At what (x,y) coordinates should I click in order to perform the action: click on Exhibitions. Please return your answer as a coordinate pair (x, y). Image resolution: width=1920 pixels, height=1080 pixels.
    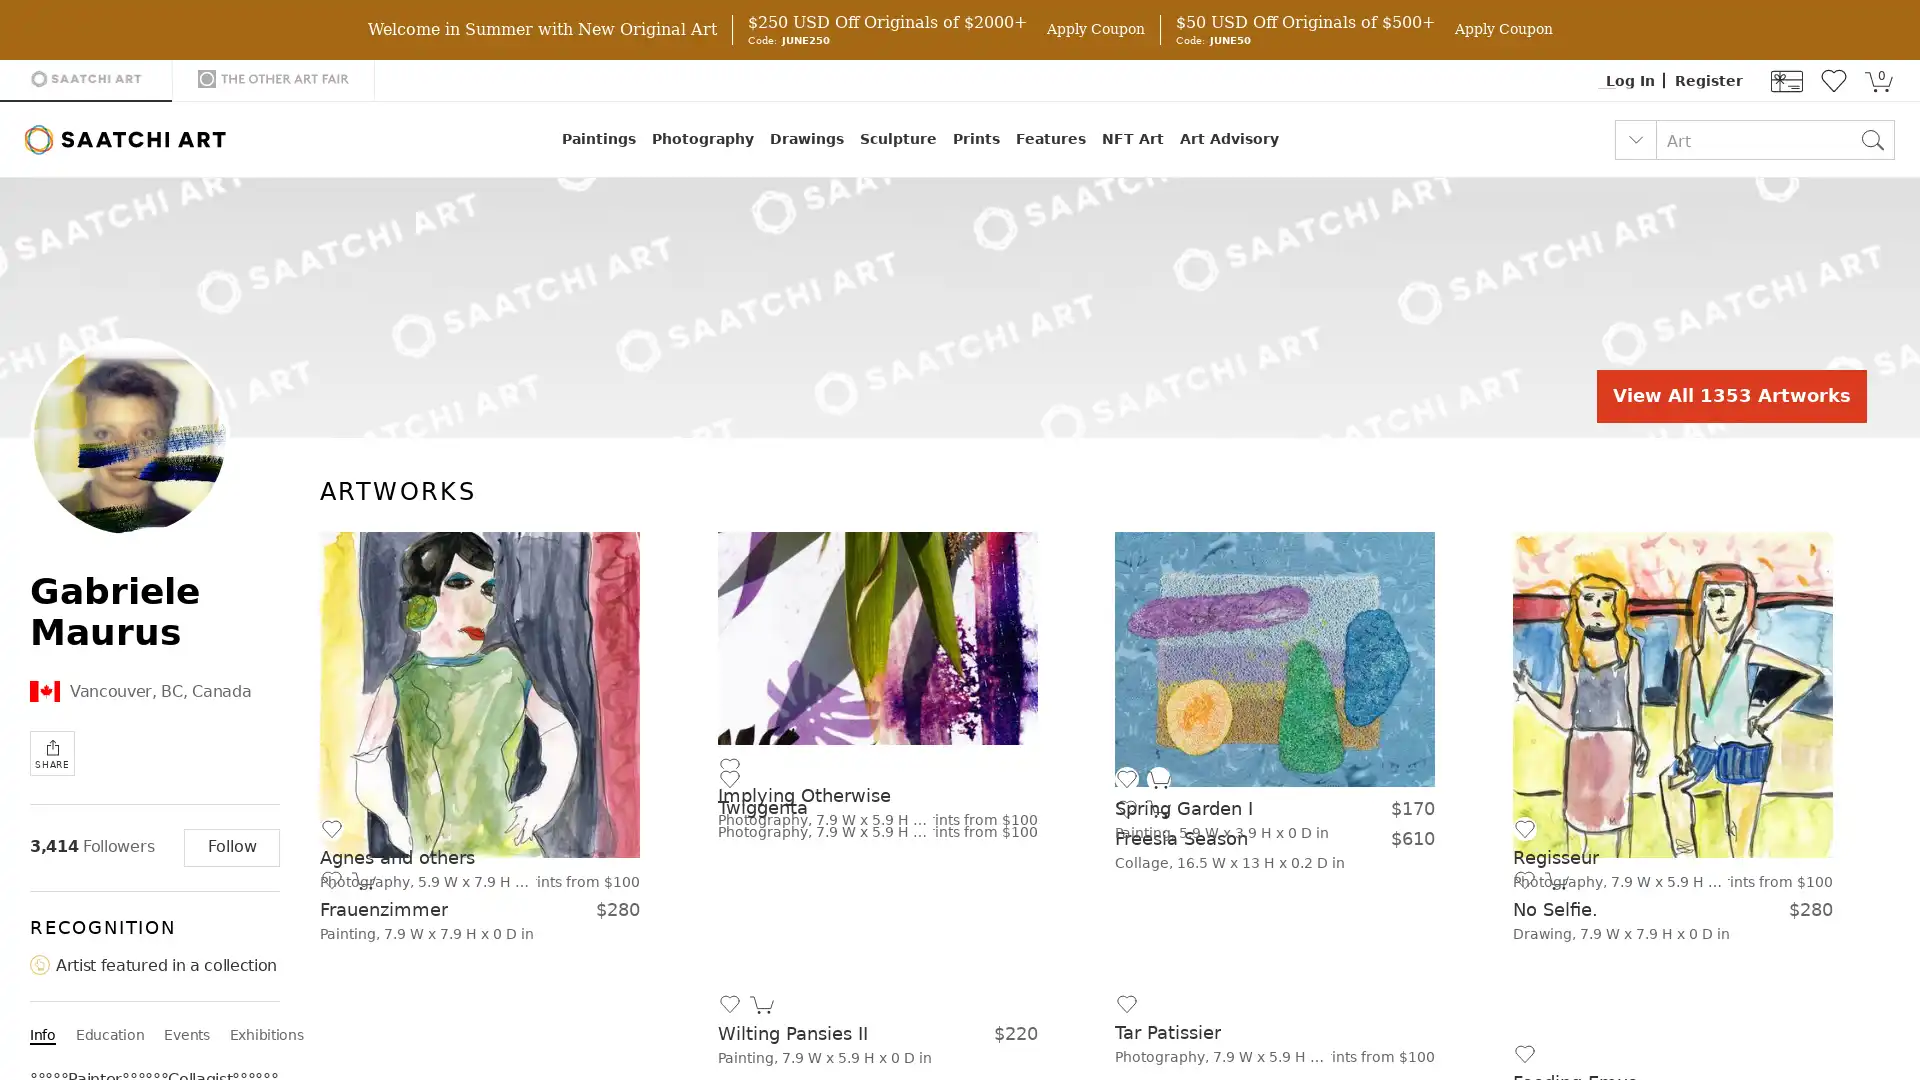
    Looking at the image, I should click on (264, 1033).